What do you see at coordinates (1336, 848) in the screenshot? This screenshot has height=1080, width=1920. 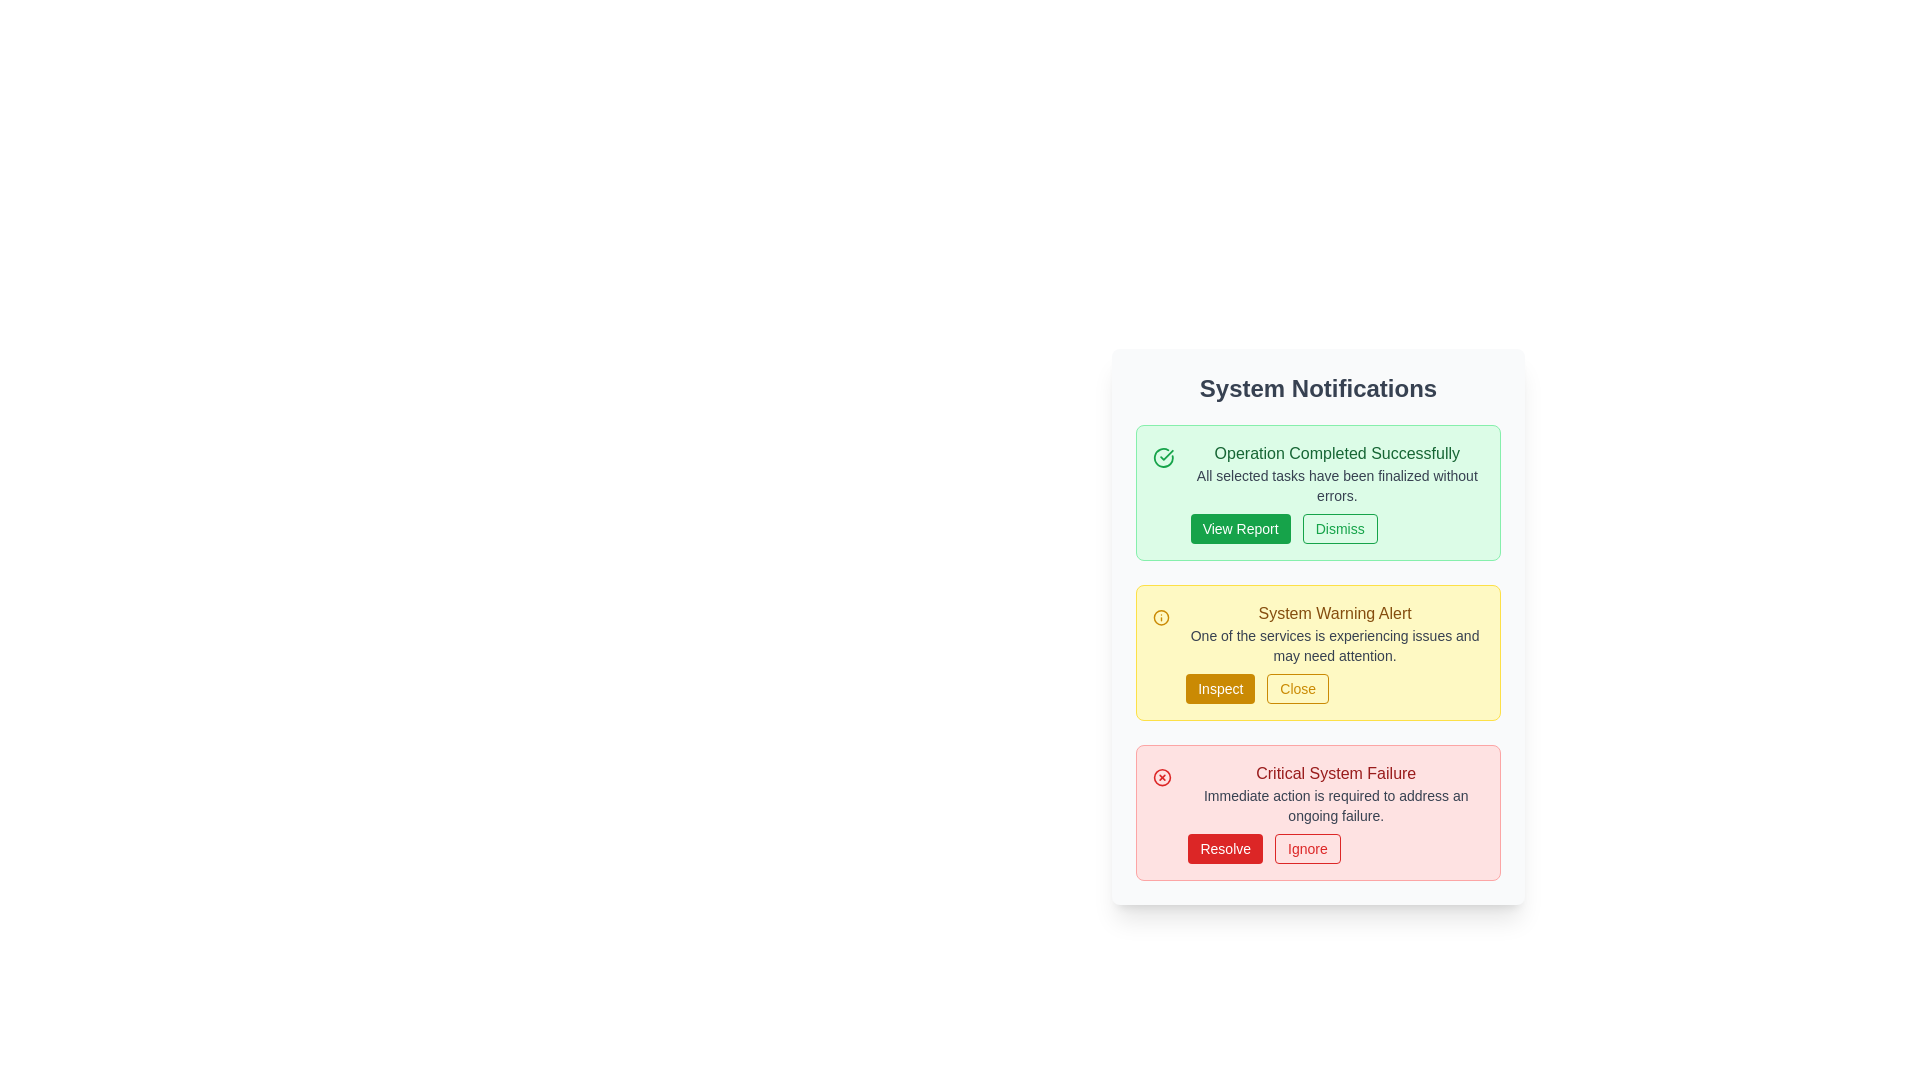 I see `the 'Ignore' button` at bounding box center [1336, 848].